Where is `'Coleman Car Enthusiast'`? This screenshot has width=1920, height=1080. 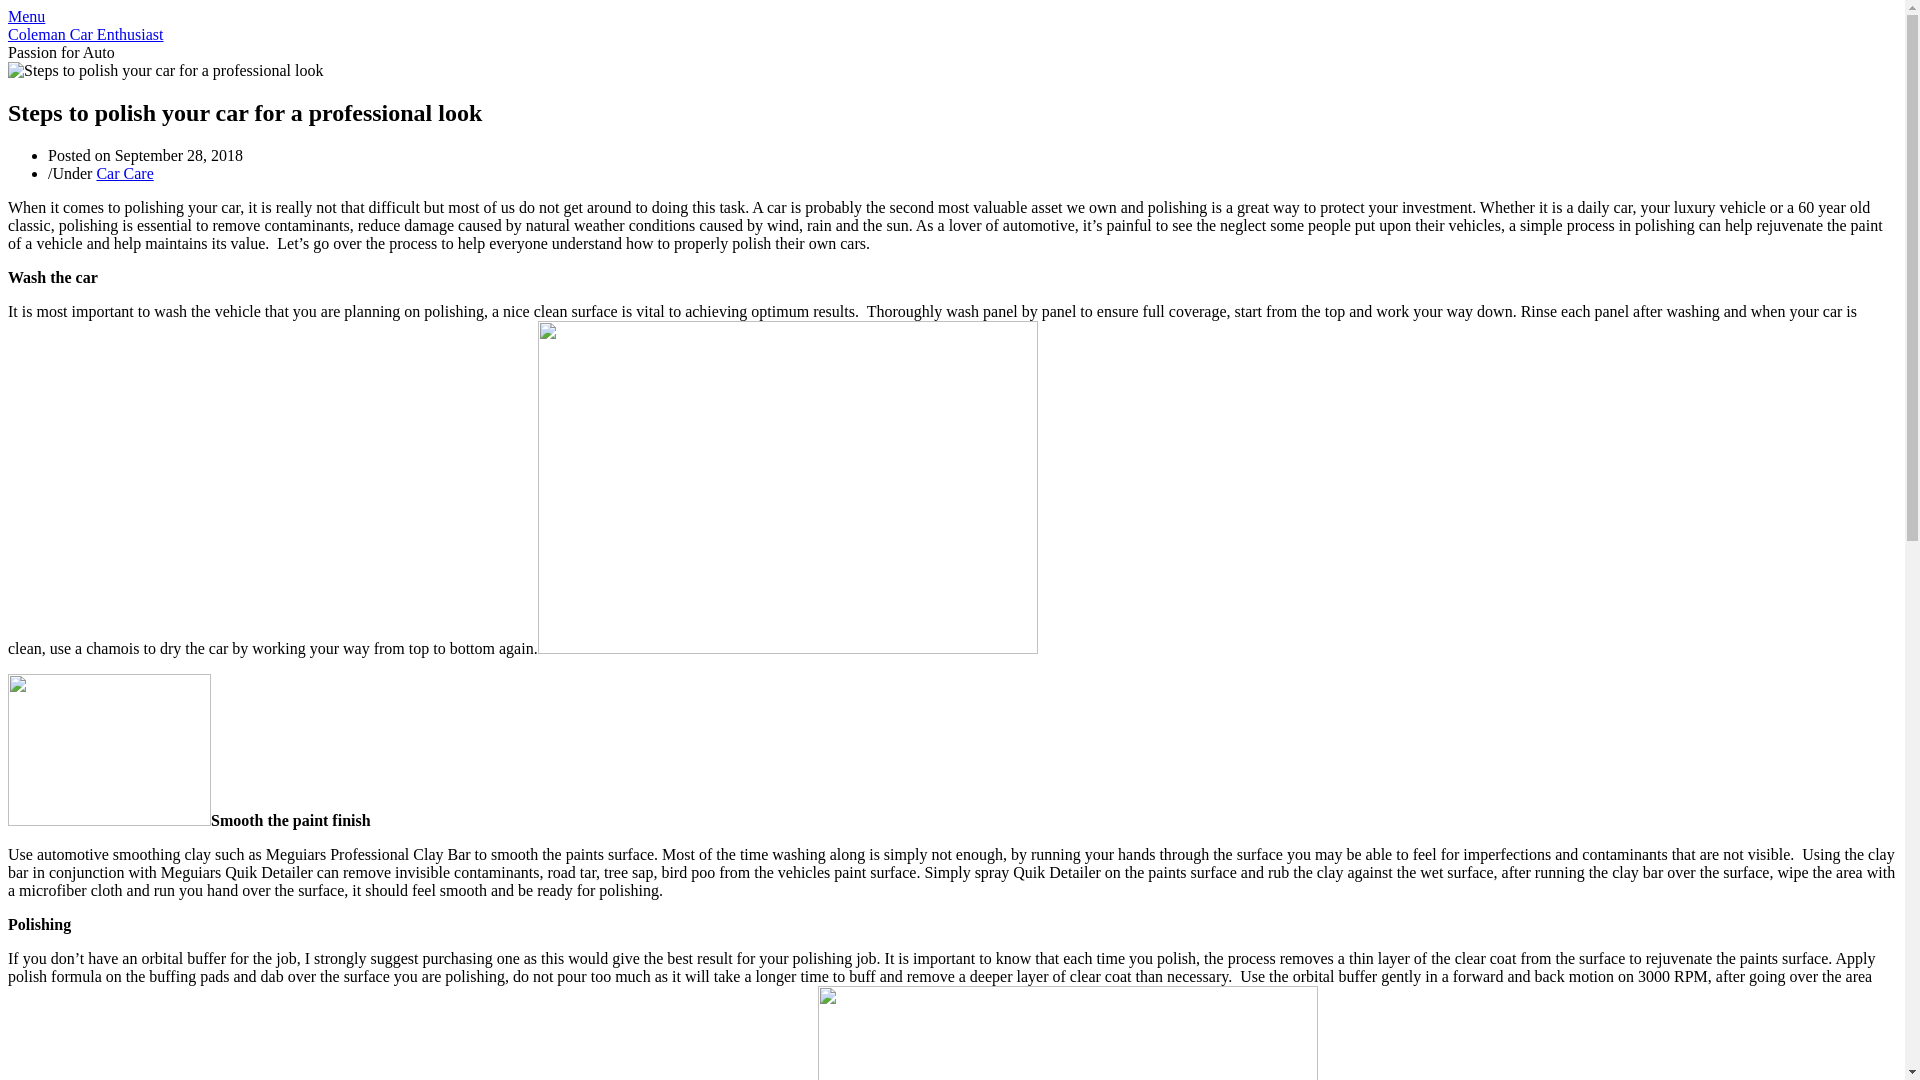
'Coleman Car Enthusiast' is located at coordinates (8, 34).